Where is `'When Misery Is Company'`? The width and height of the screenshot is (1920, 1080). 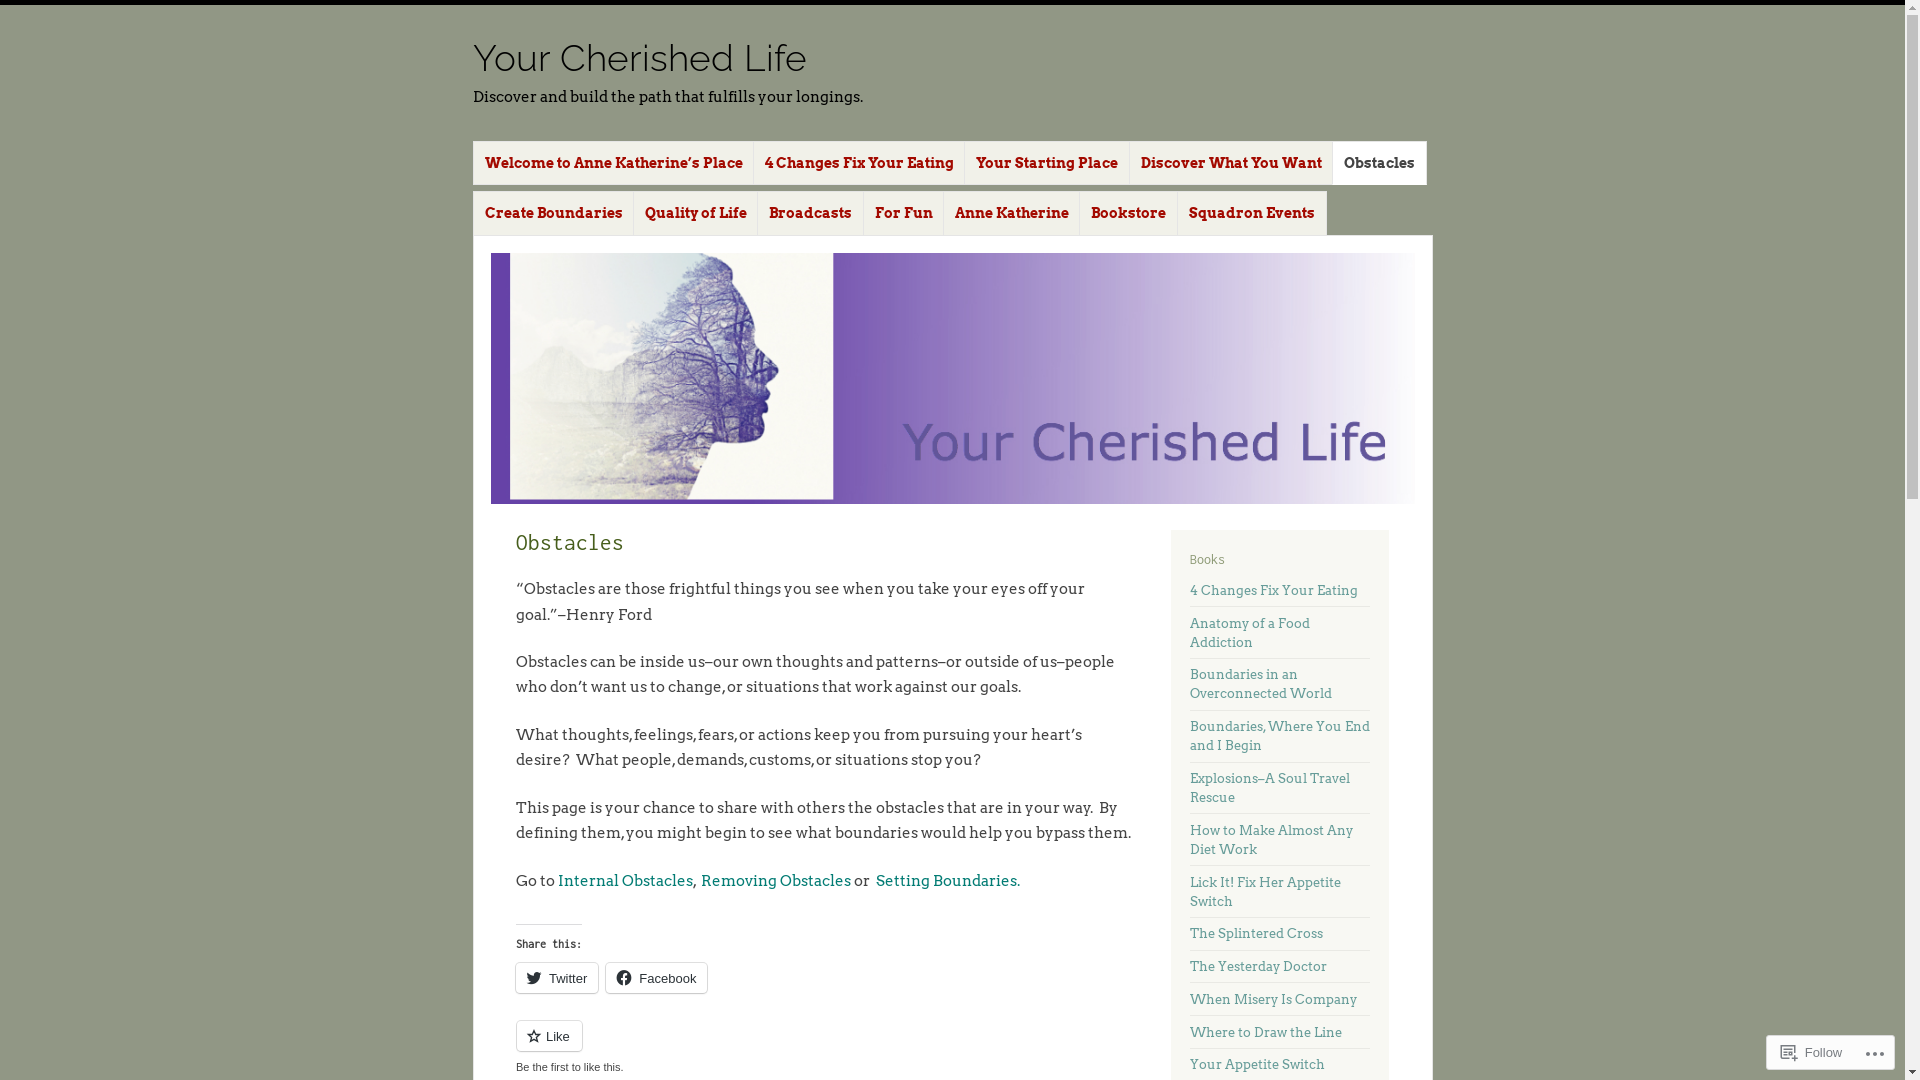
'When Misery Is Company' is located at coordinates (1190, 999).